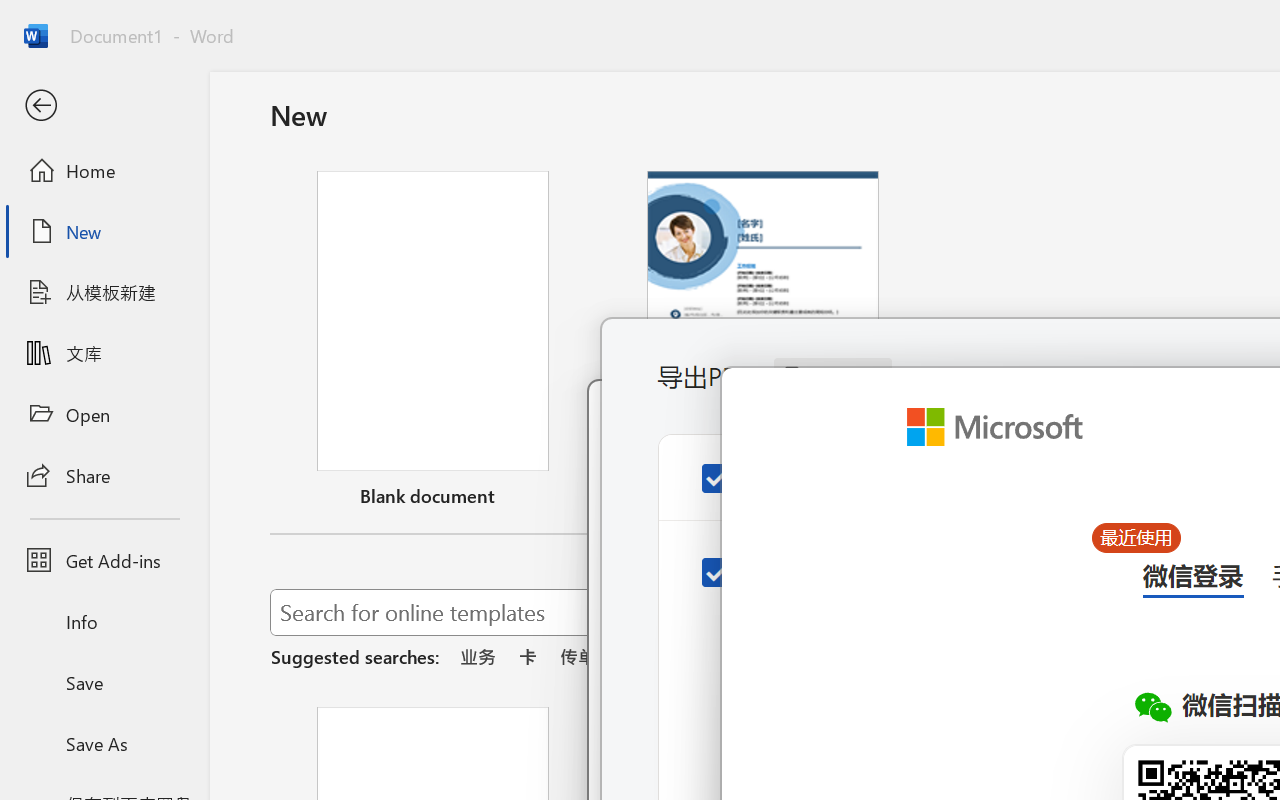 This screenshot has width=1280, height=800. Describe the element at coordinates (103, 105) in the screenshot. I see `'Back'` at that location.